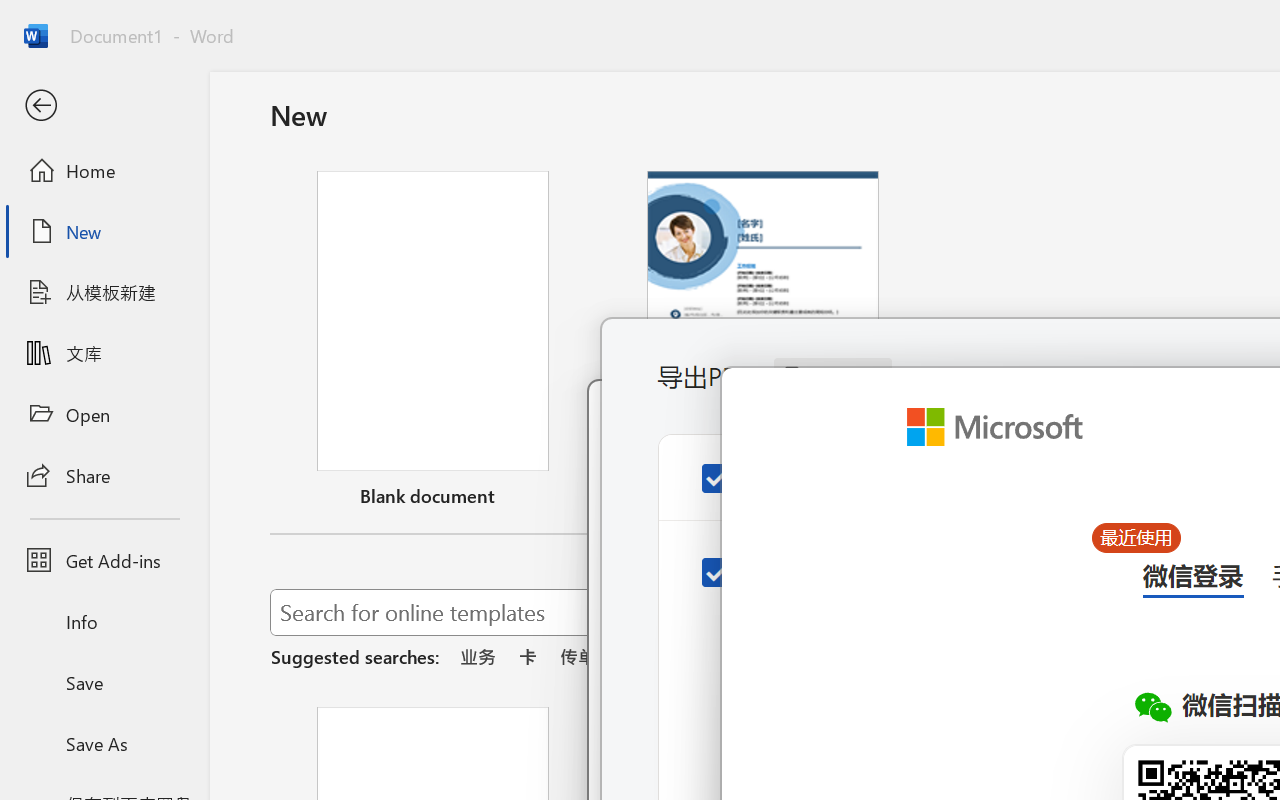 This screenshot has width=1280, height=800. Describe the element at coordinates (103, 105) in the screenshot. I see `'Back'` at that location.